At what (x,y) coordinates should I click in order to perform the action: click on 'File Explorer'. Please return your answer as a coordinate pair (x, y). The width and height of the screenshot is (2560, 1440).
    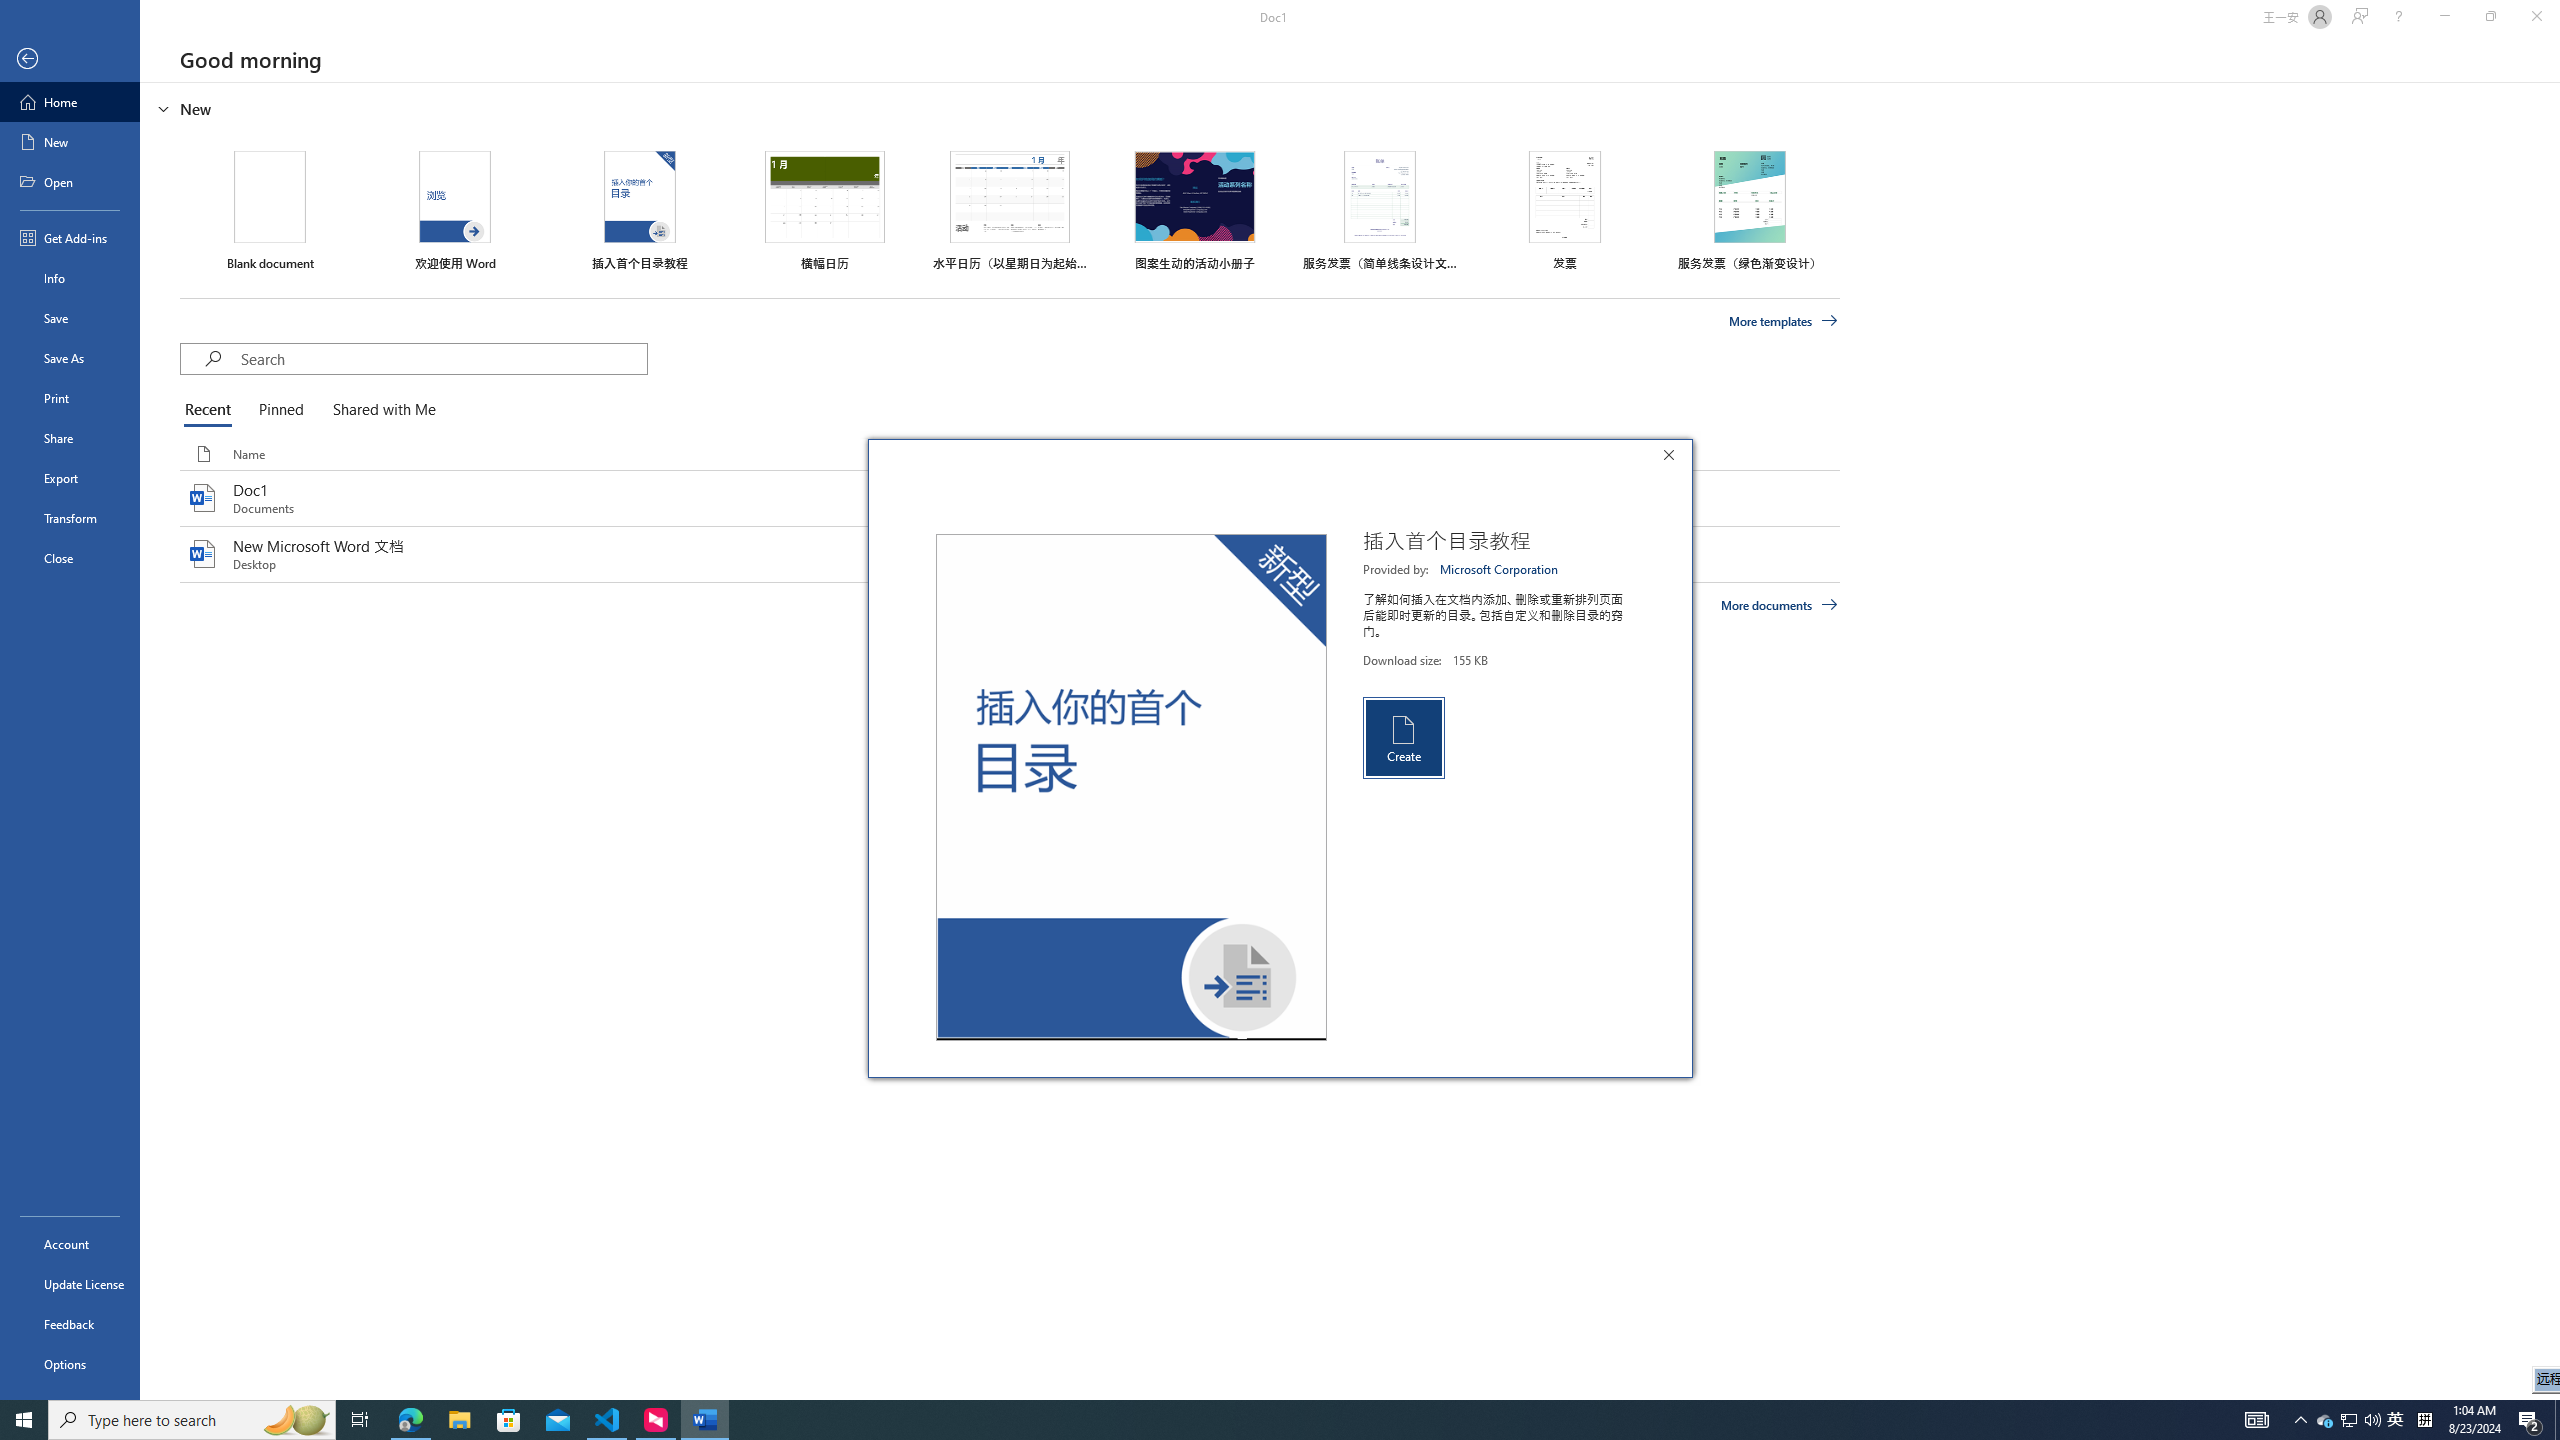
    Looking at the image, I should click on (458, 1418).